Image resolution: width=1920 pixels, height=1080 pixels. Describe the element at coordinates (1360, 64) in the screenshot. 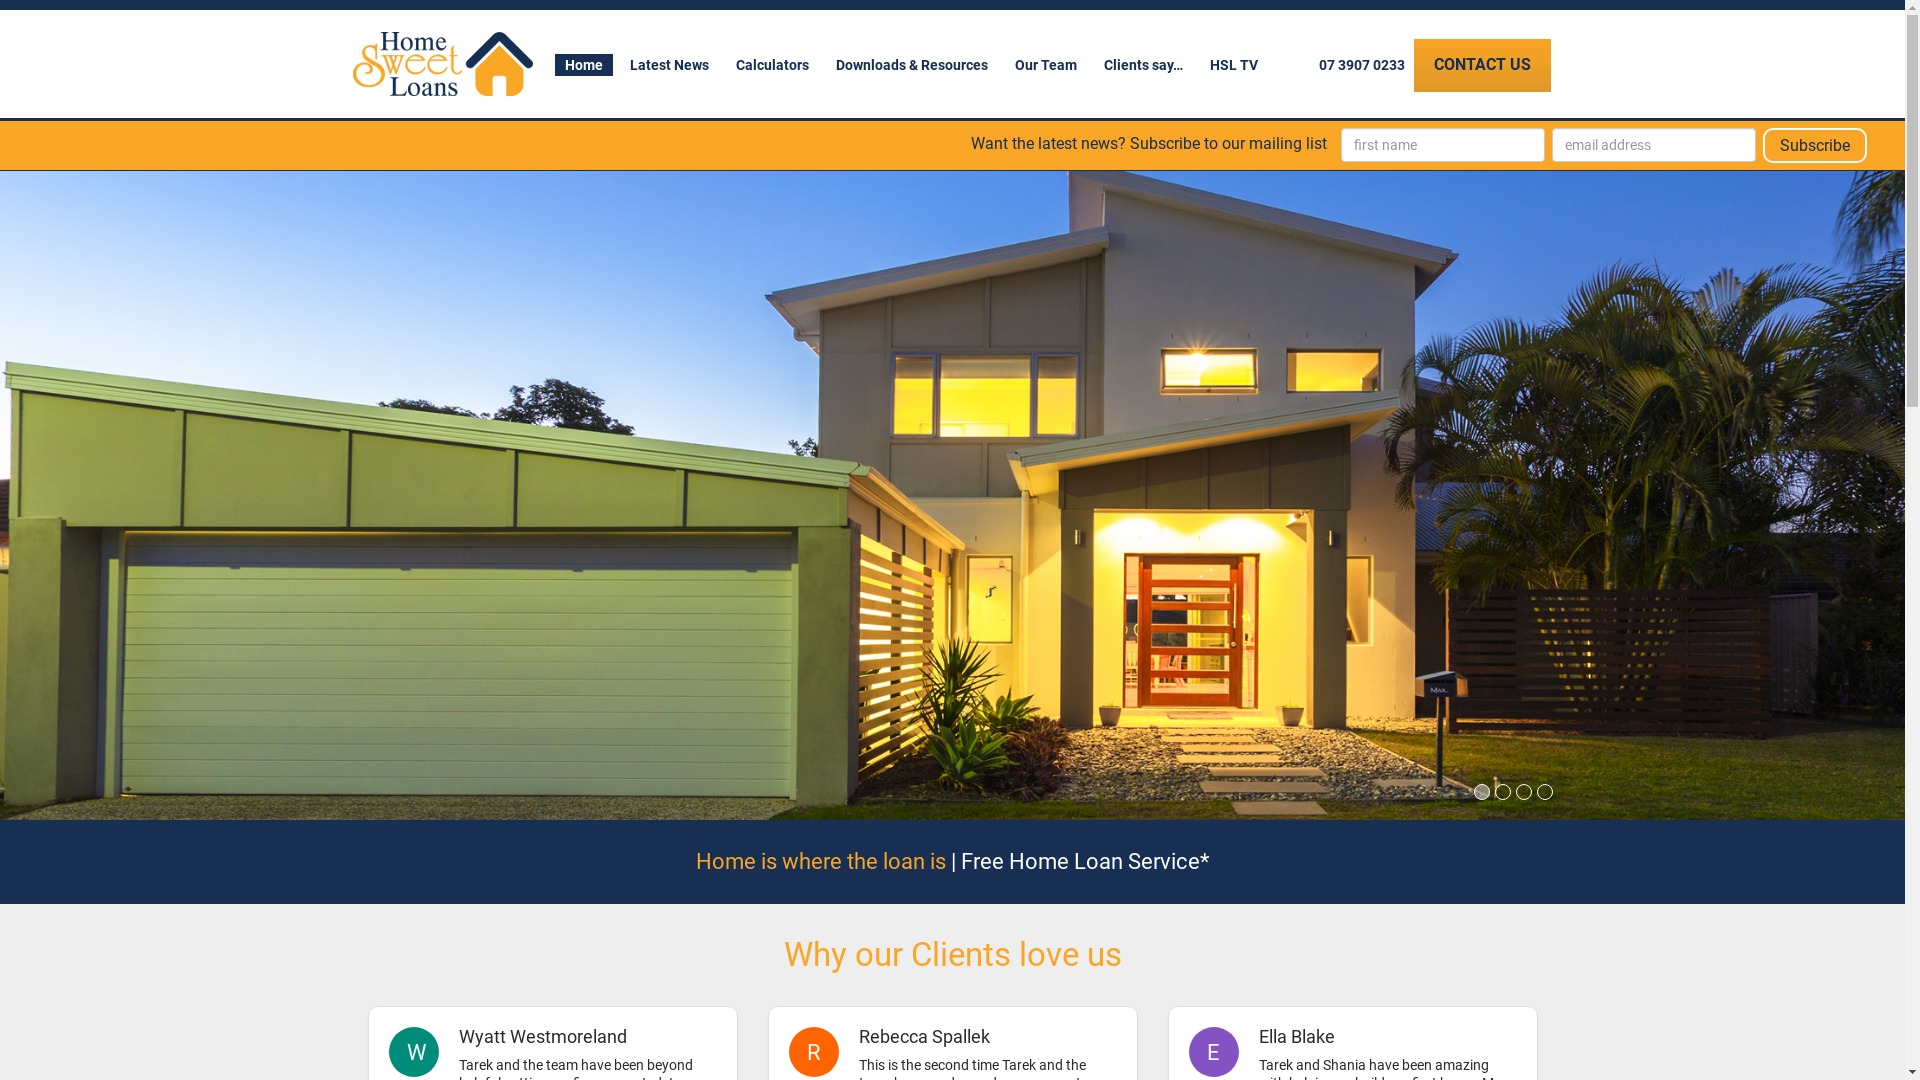

I see `'07 3907 0233'` at that location.